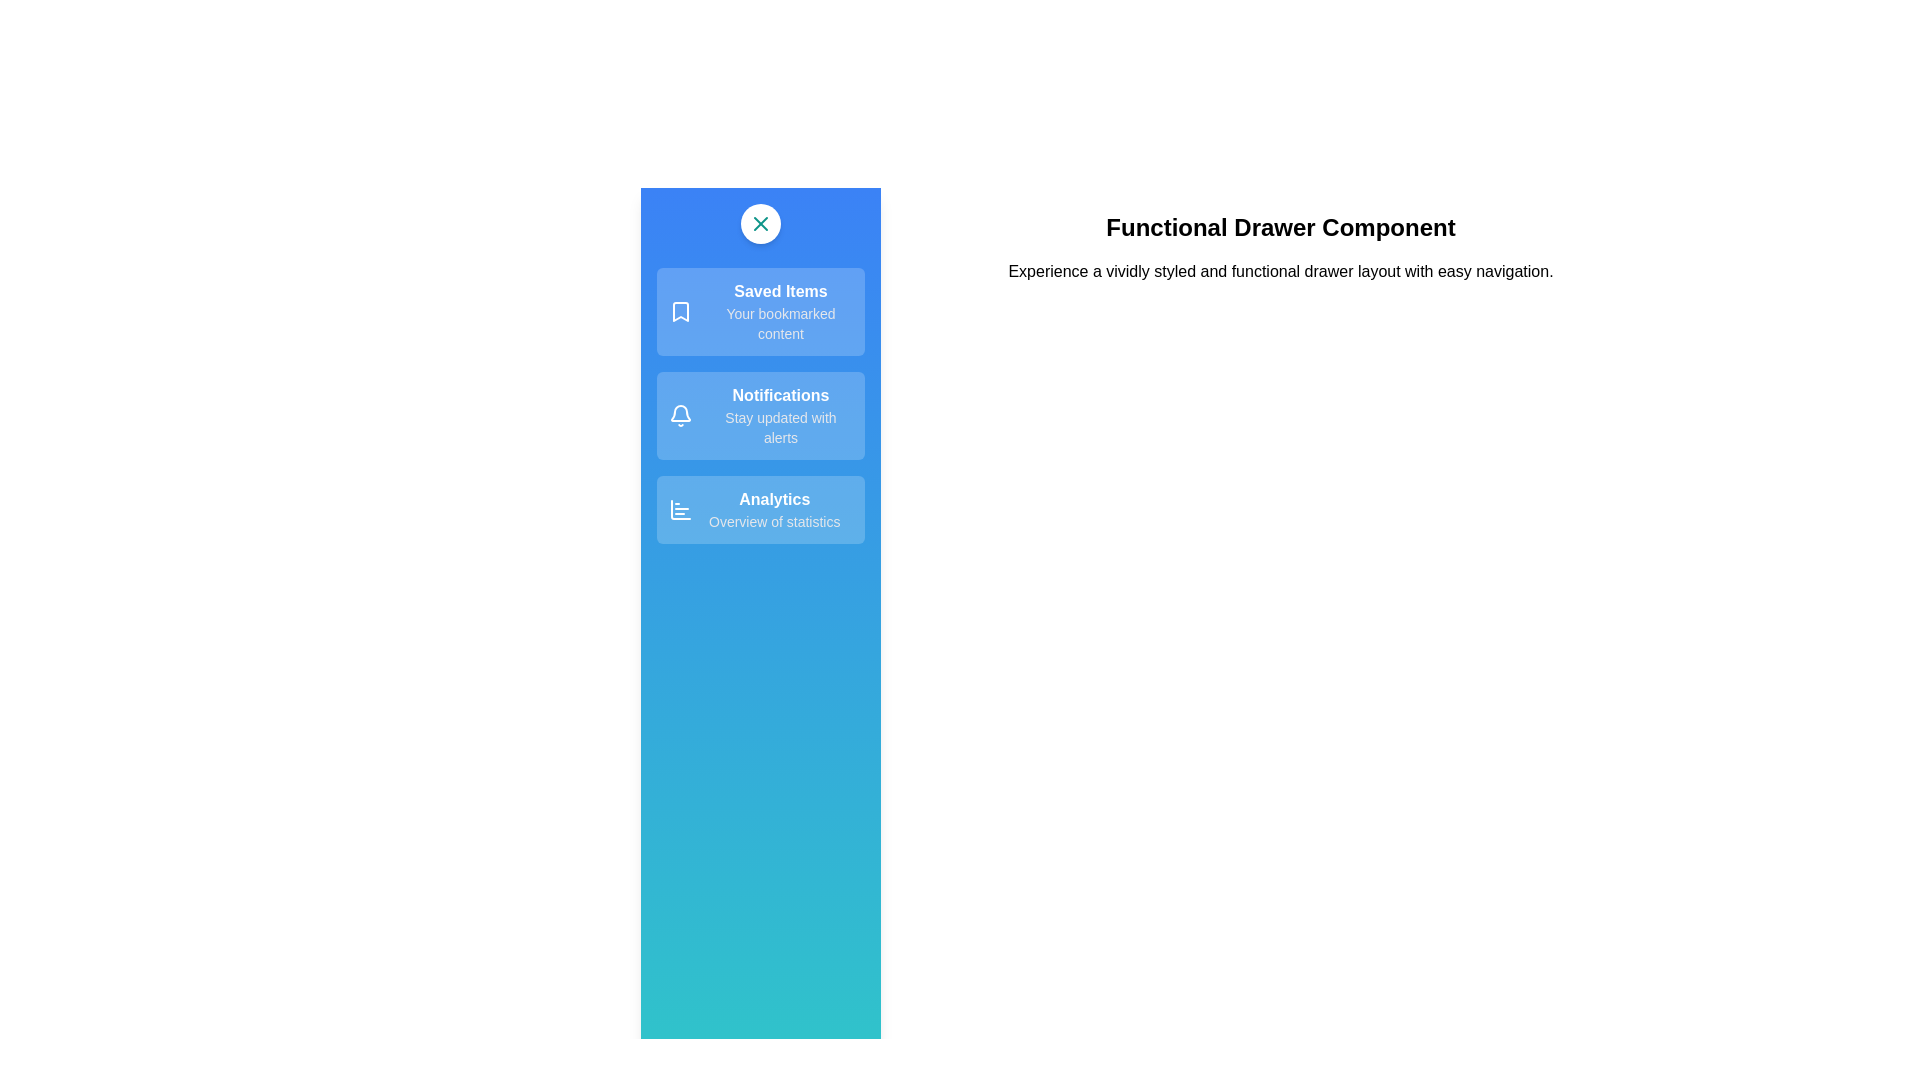 This screenshot has width=1920, height=1080. I want to click on the 'Analytics' section to select it, so click(760, 508).